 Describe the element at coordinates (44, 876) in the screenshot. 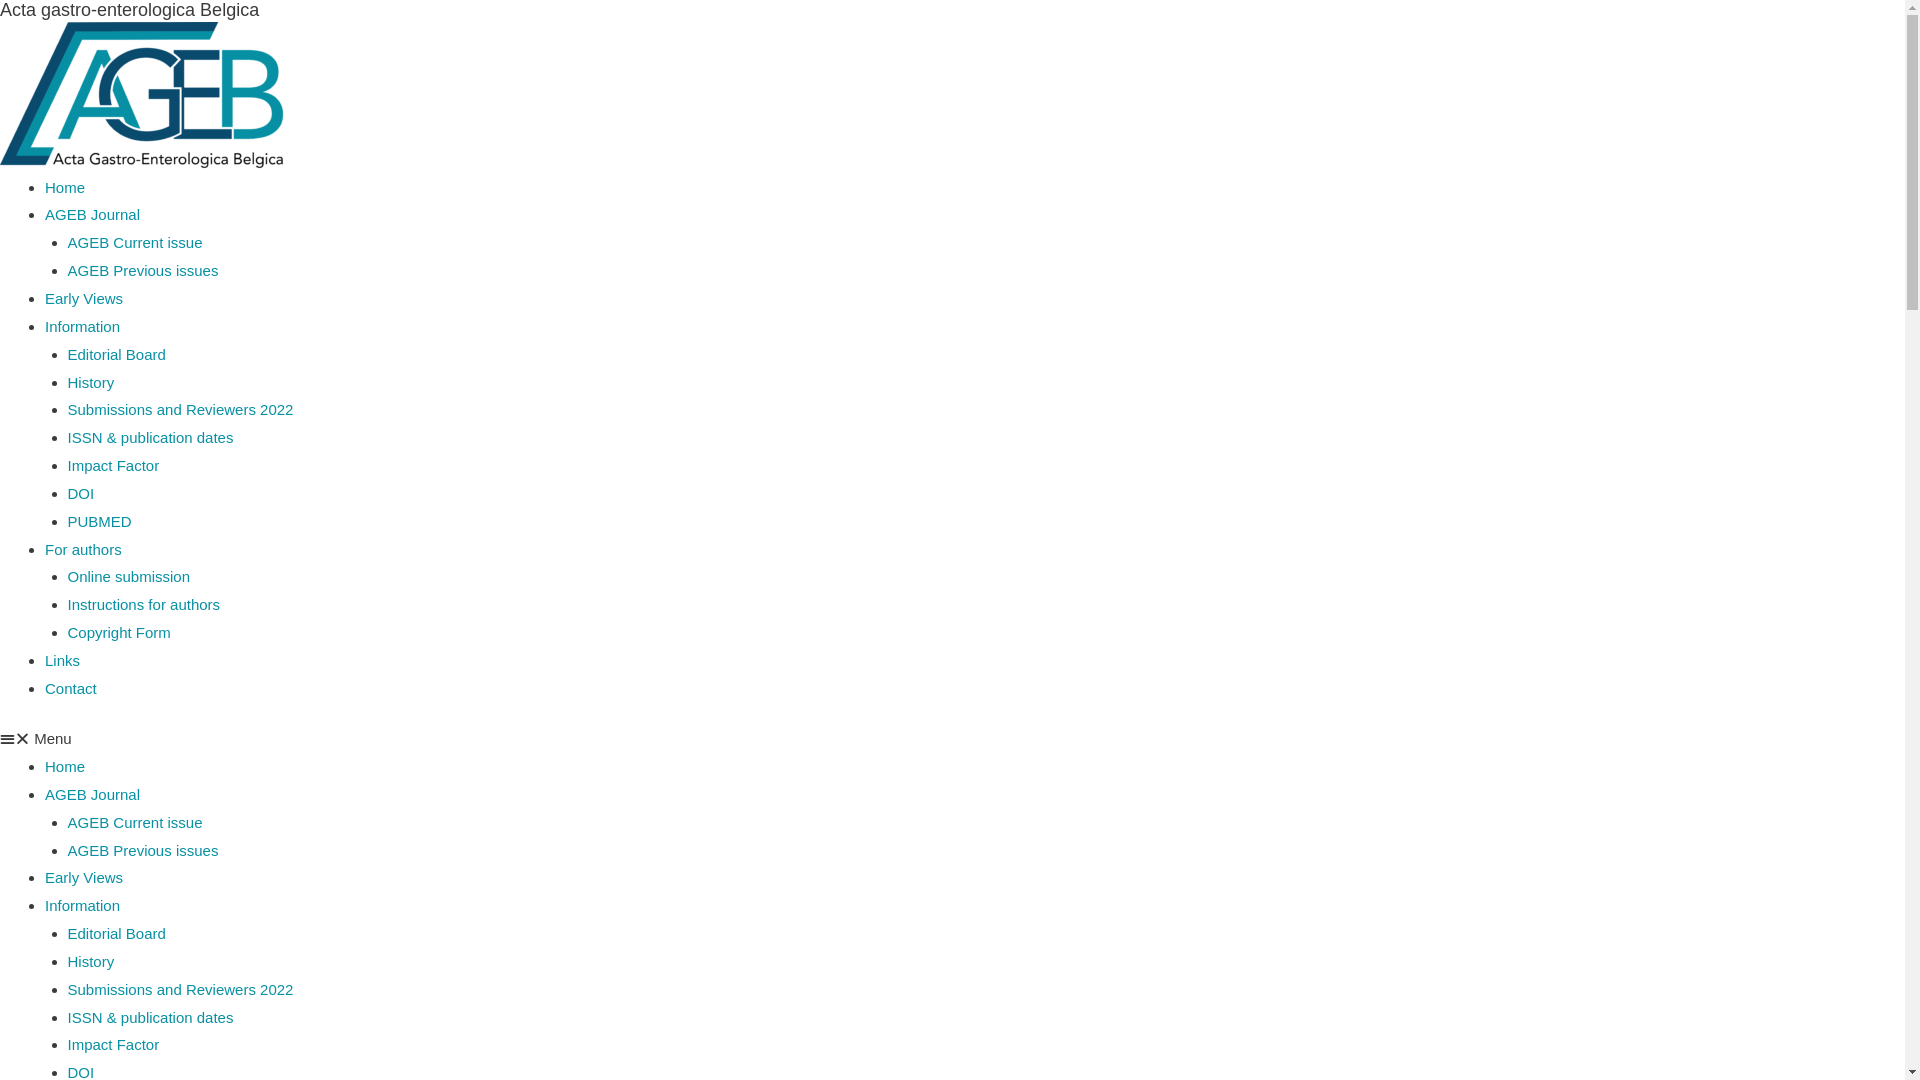

I see `'Early Views'` at that location.